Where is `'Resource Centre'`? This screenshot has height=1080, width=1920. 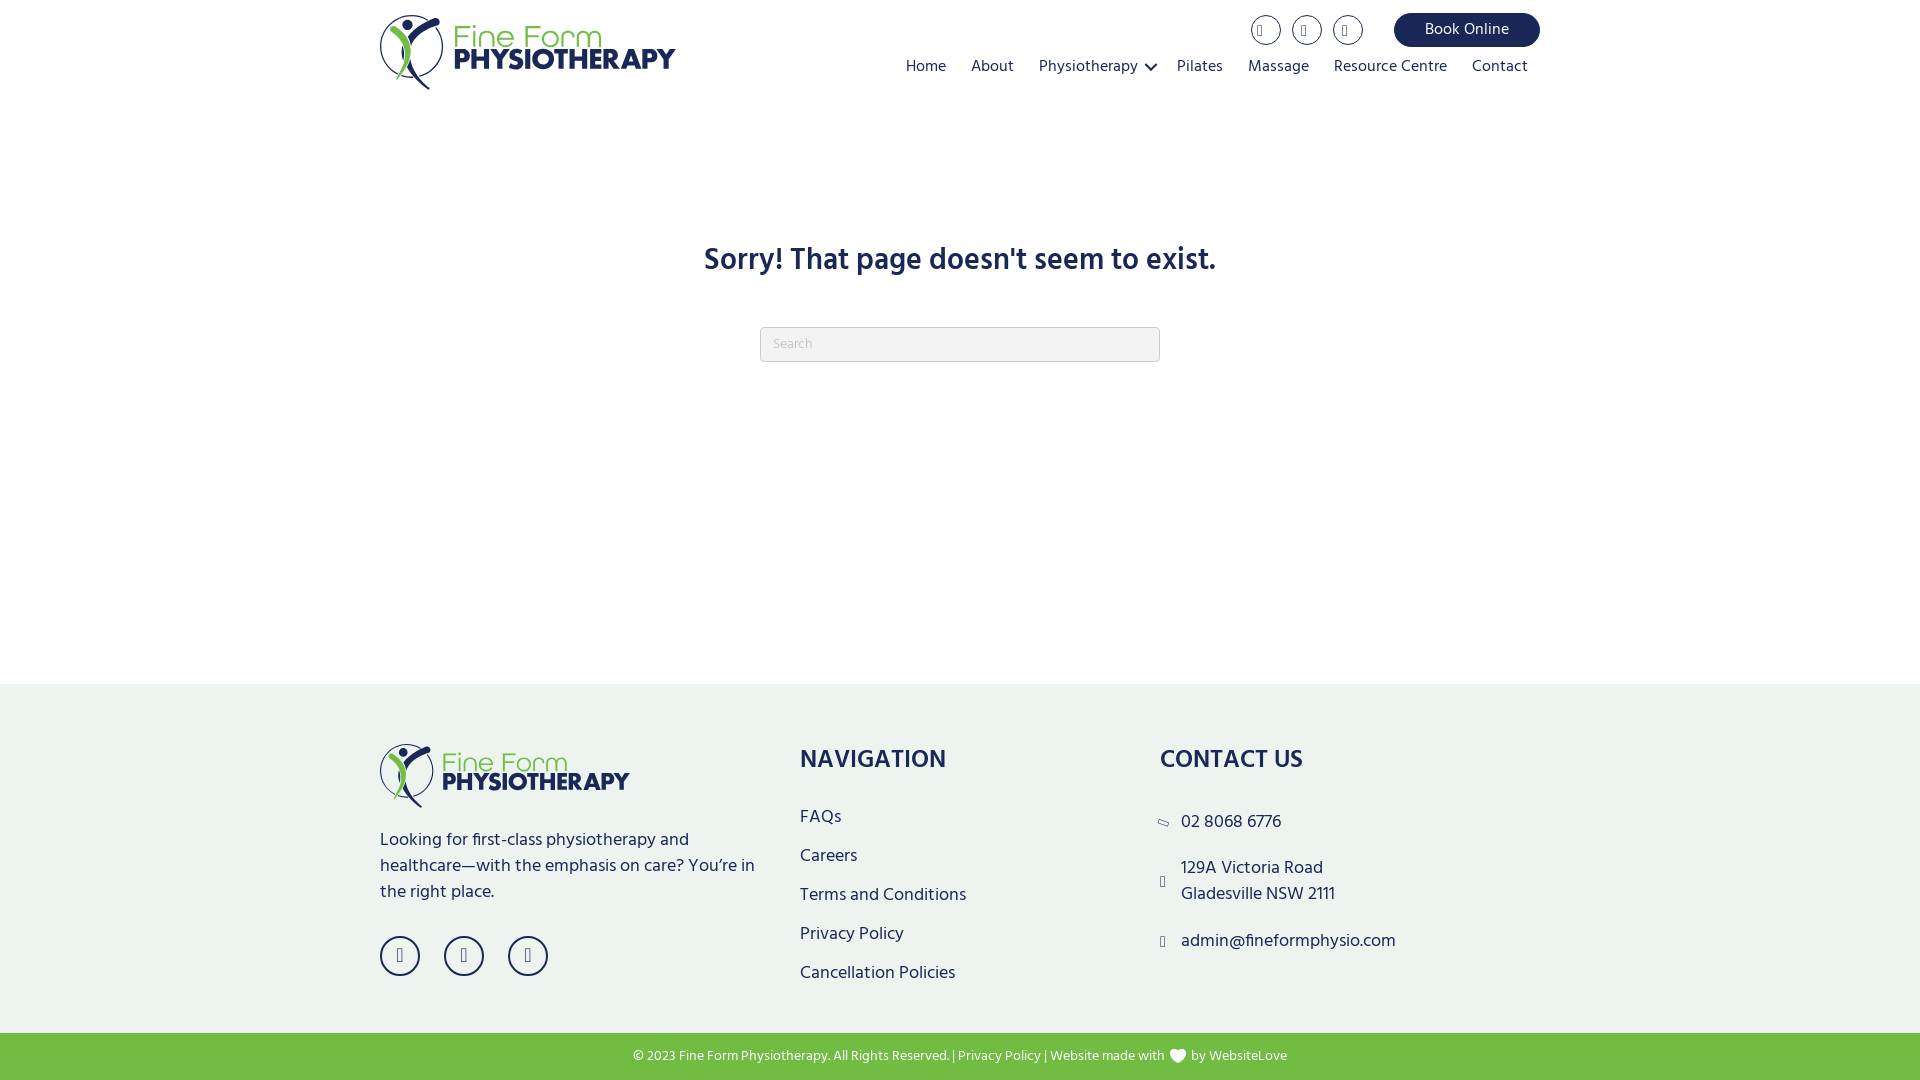
'Resource Centre' is located at coordinates (1321, 65).